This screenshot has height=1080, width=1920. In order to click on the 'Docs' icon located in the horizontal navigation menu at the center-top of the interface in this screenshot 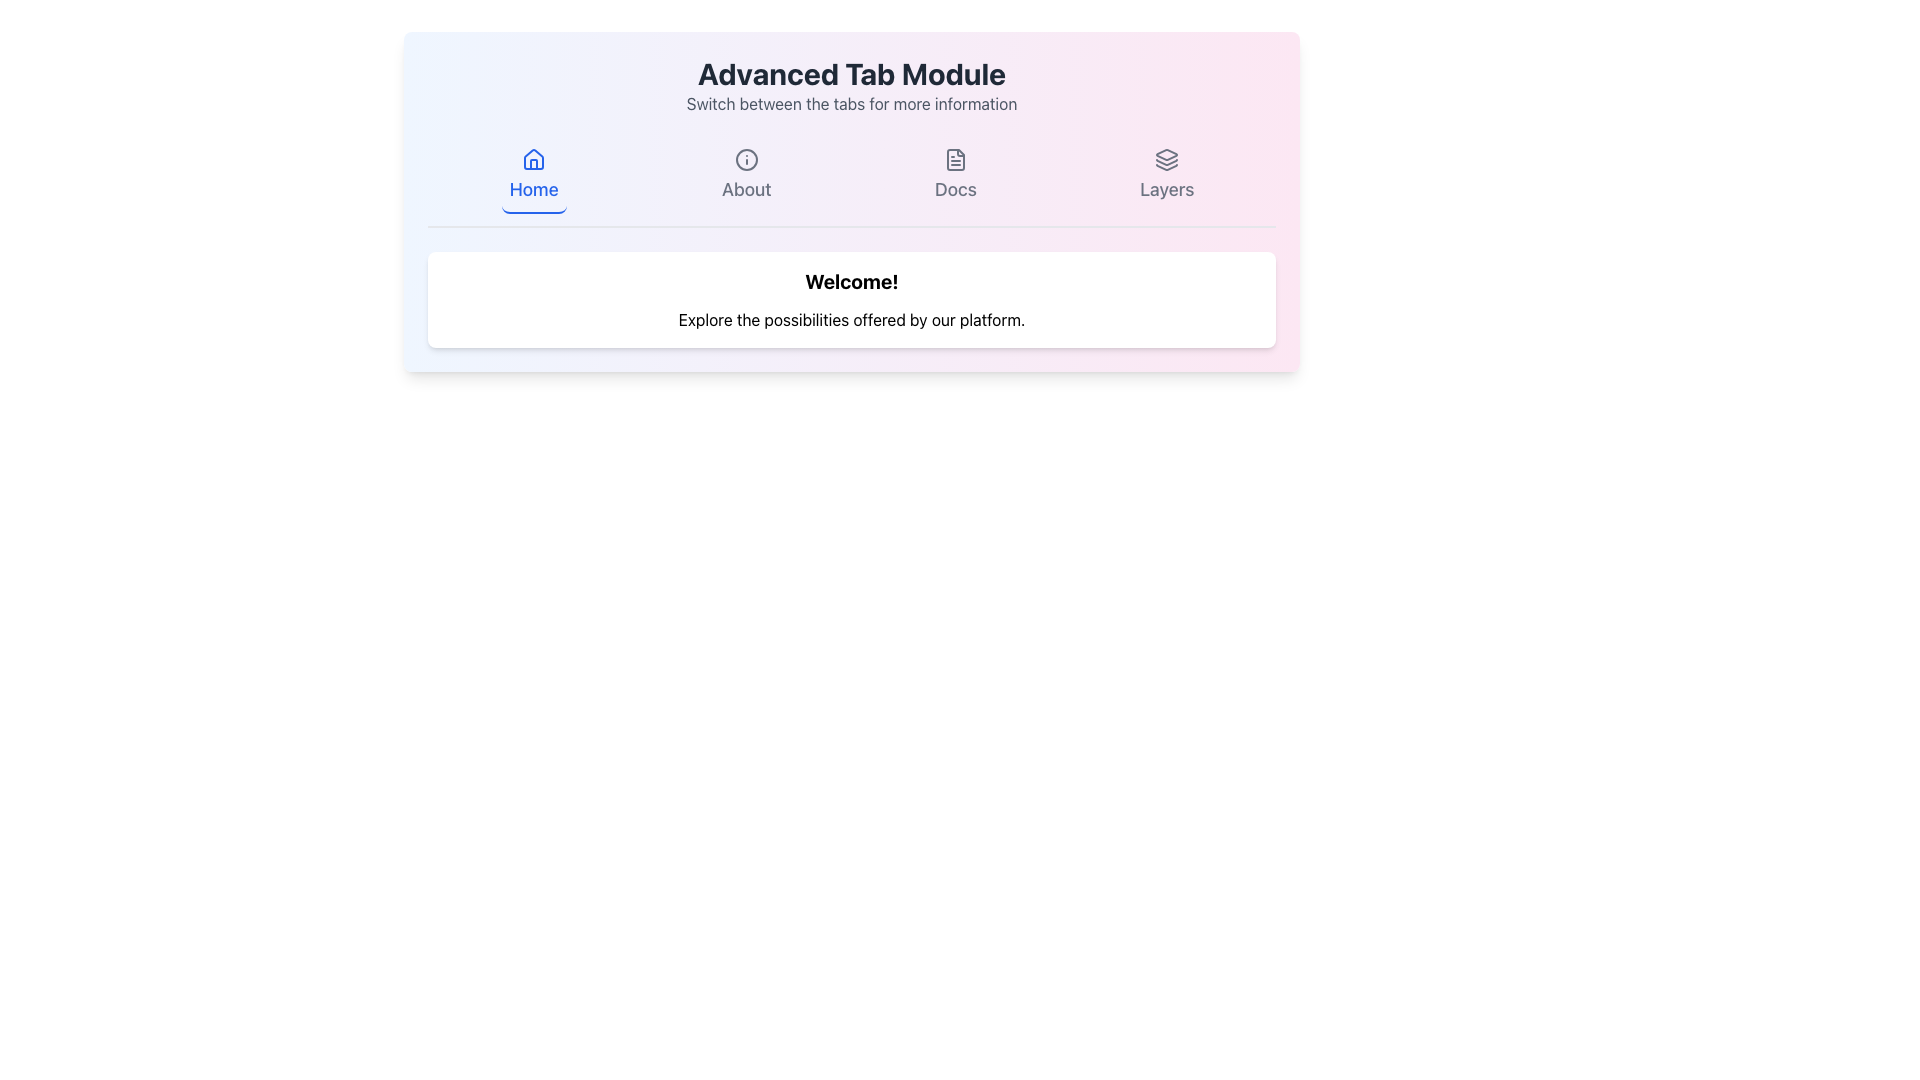, I will do `click(954, 158)`.